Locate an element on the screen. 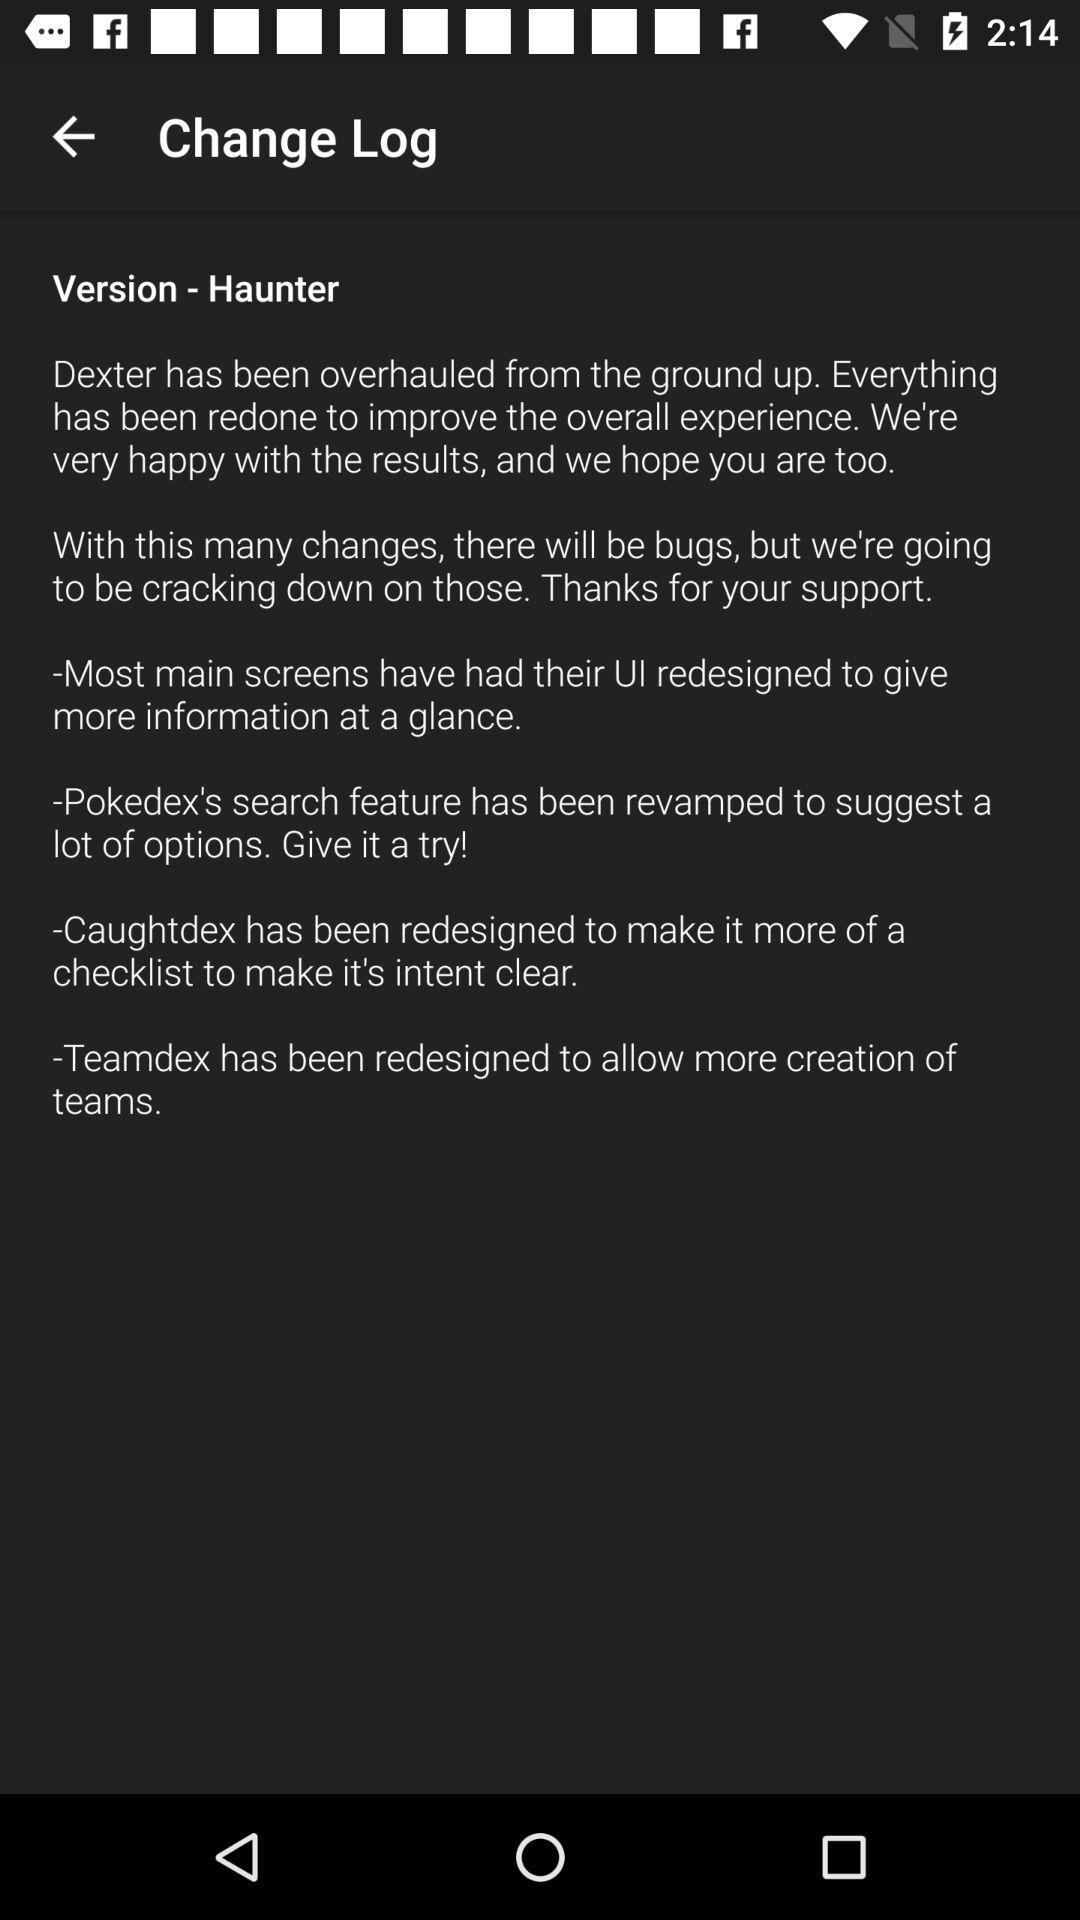 The image size is (1080, 1920). the app next to change log icon is located at coordinates (72, 135).